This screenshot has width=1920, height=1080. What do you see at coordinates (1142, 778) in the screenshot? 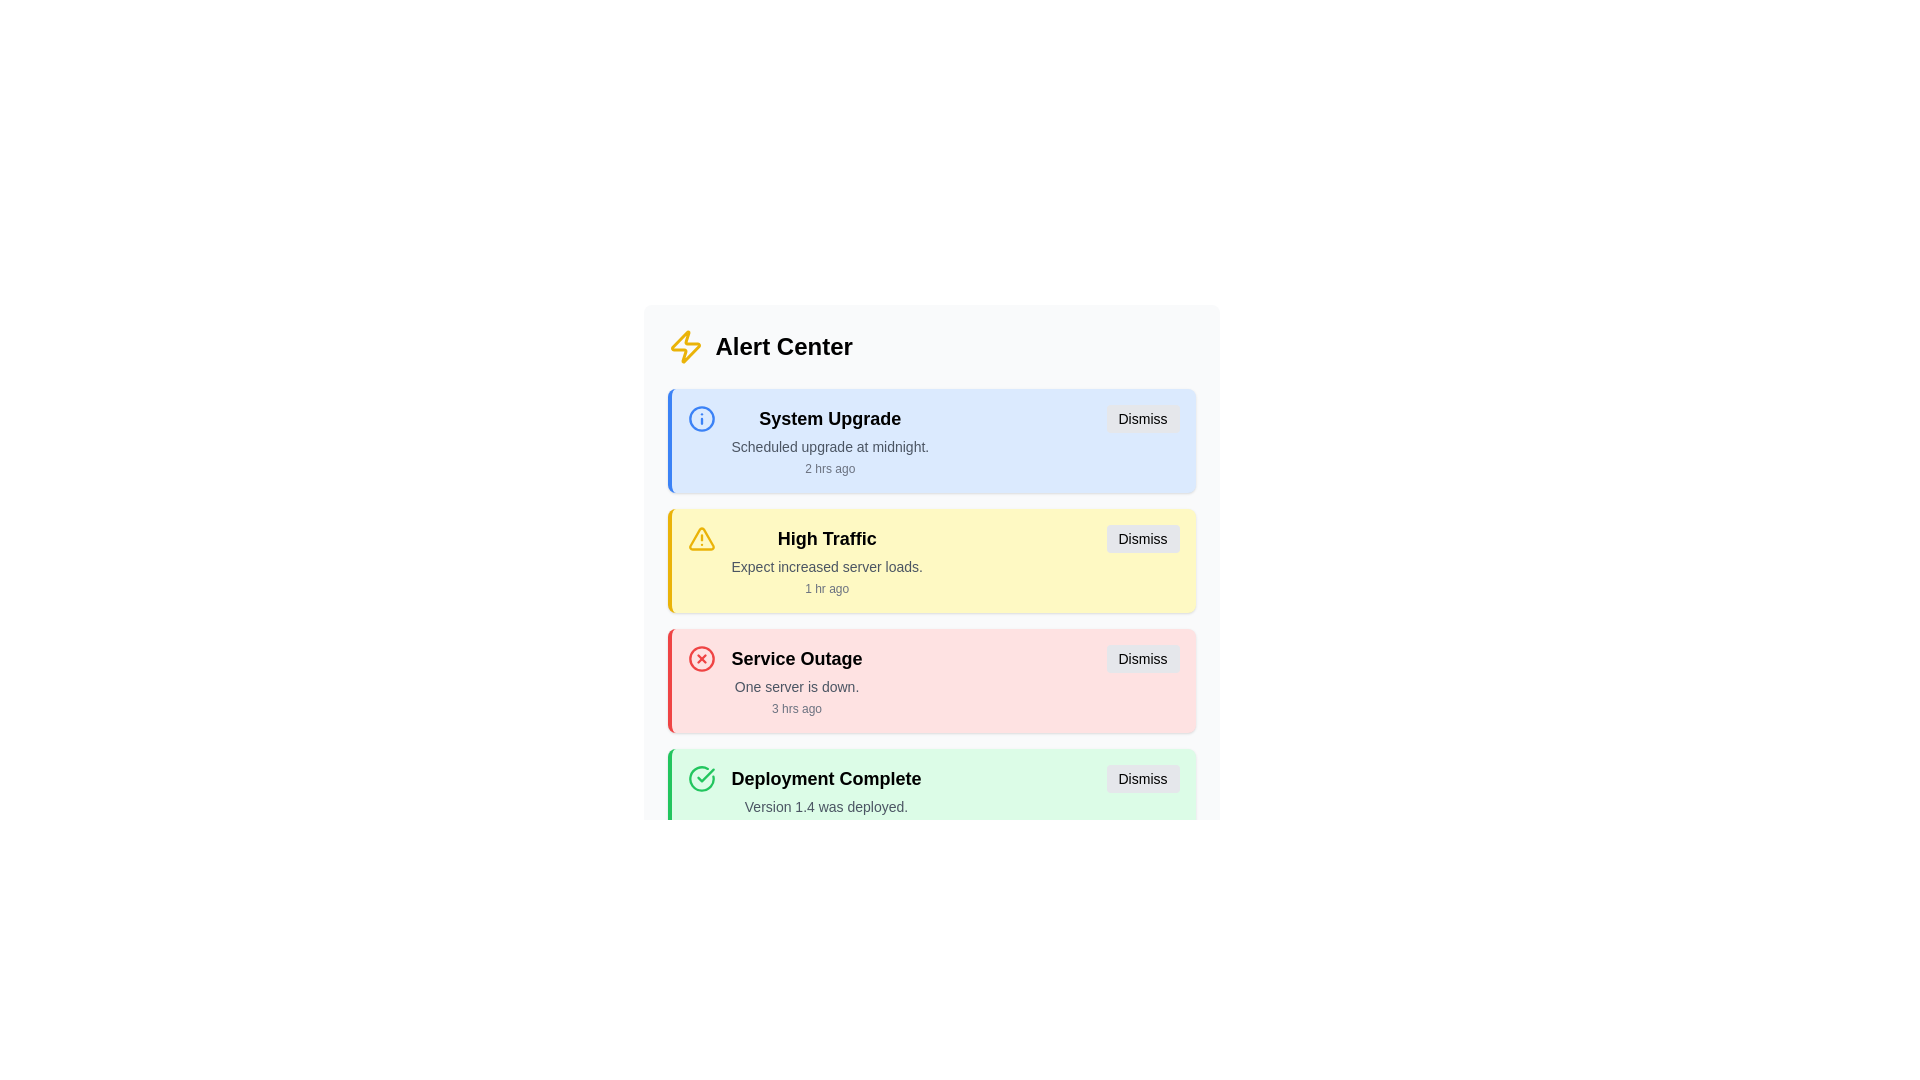
I see `the close button located at the top-right corner of the 'Deployment Complete' notification panel` at bounding box center [1142, 778].